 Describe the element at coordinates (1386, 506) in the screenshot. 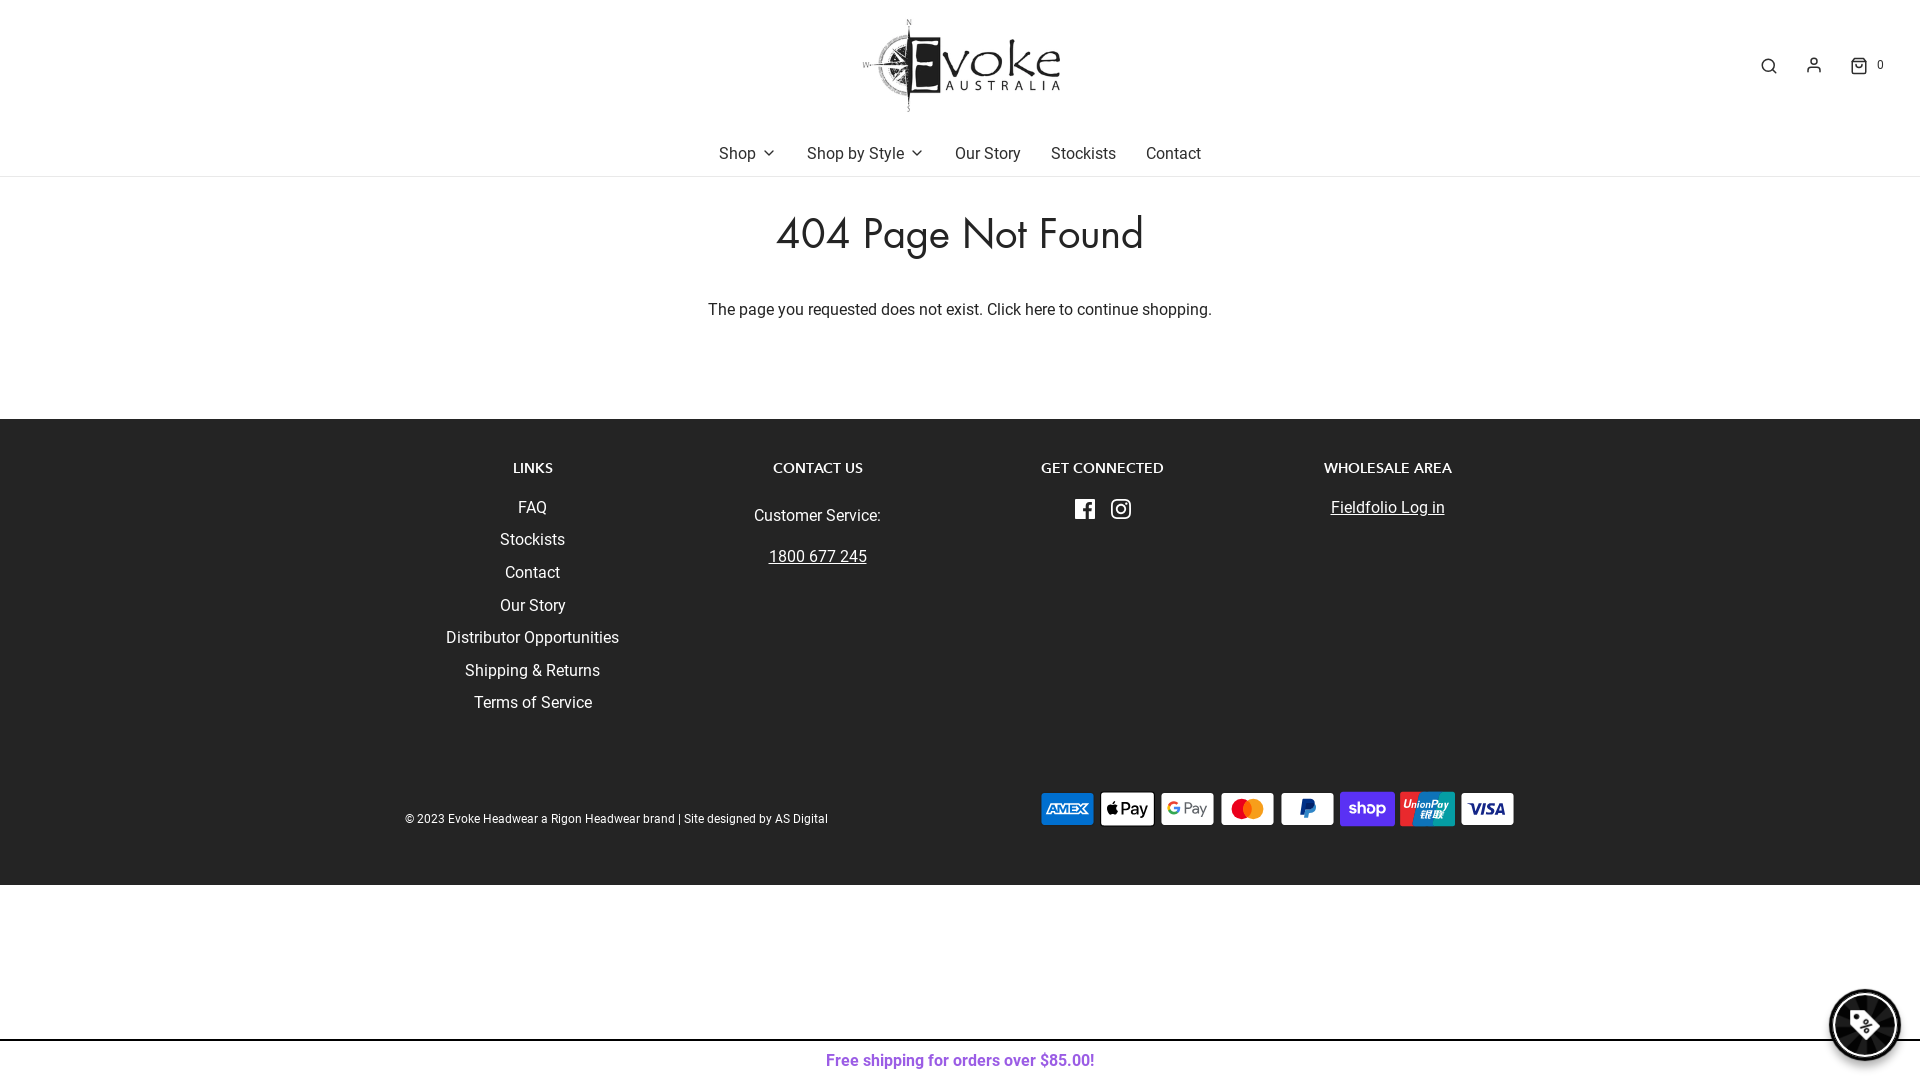

I see `'Fieldfolio Log in'` at that location.